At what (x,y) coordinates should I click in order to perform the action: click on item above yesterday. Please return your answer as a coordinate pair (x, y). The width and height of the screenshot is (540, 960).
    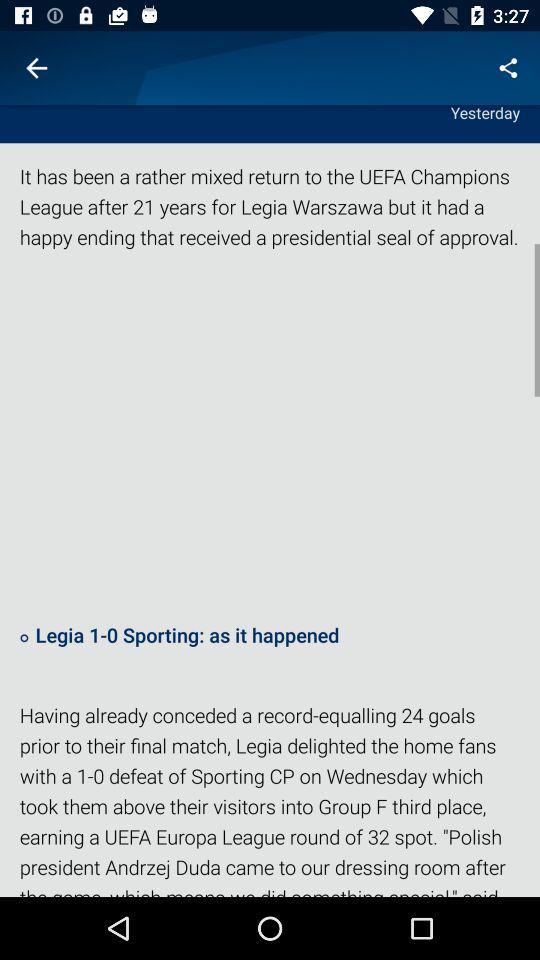
    Looking at the image, I should click on (36, 68).